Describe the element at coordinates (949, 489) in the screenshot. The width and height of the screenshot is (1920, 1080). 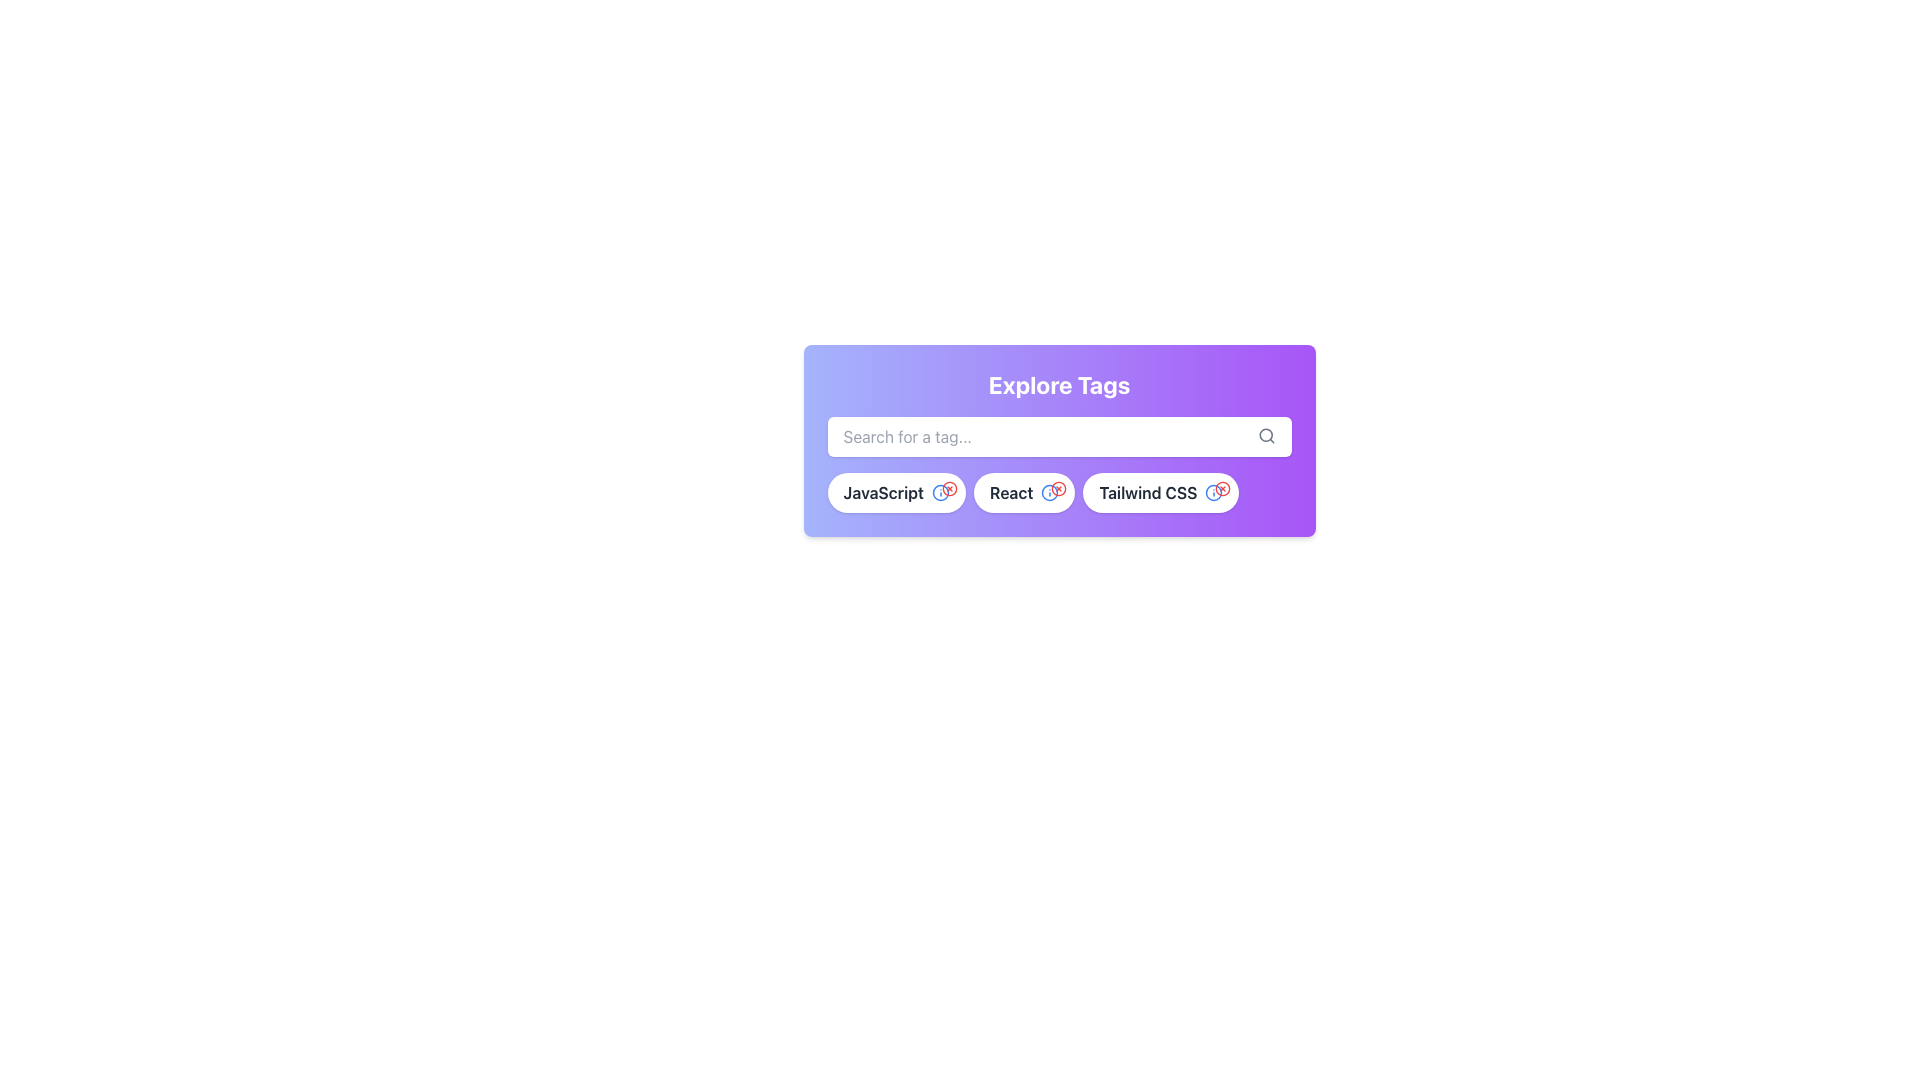
I see `the circular outline associated with the 'JavaScript' button located in the 'Explore Tags' section, positioned on the leftmost button under the search bar` at that location.